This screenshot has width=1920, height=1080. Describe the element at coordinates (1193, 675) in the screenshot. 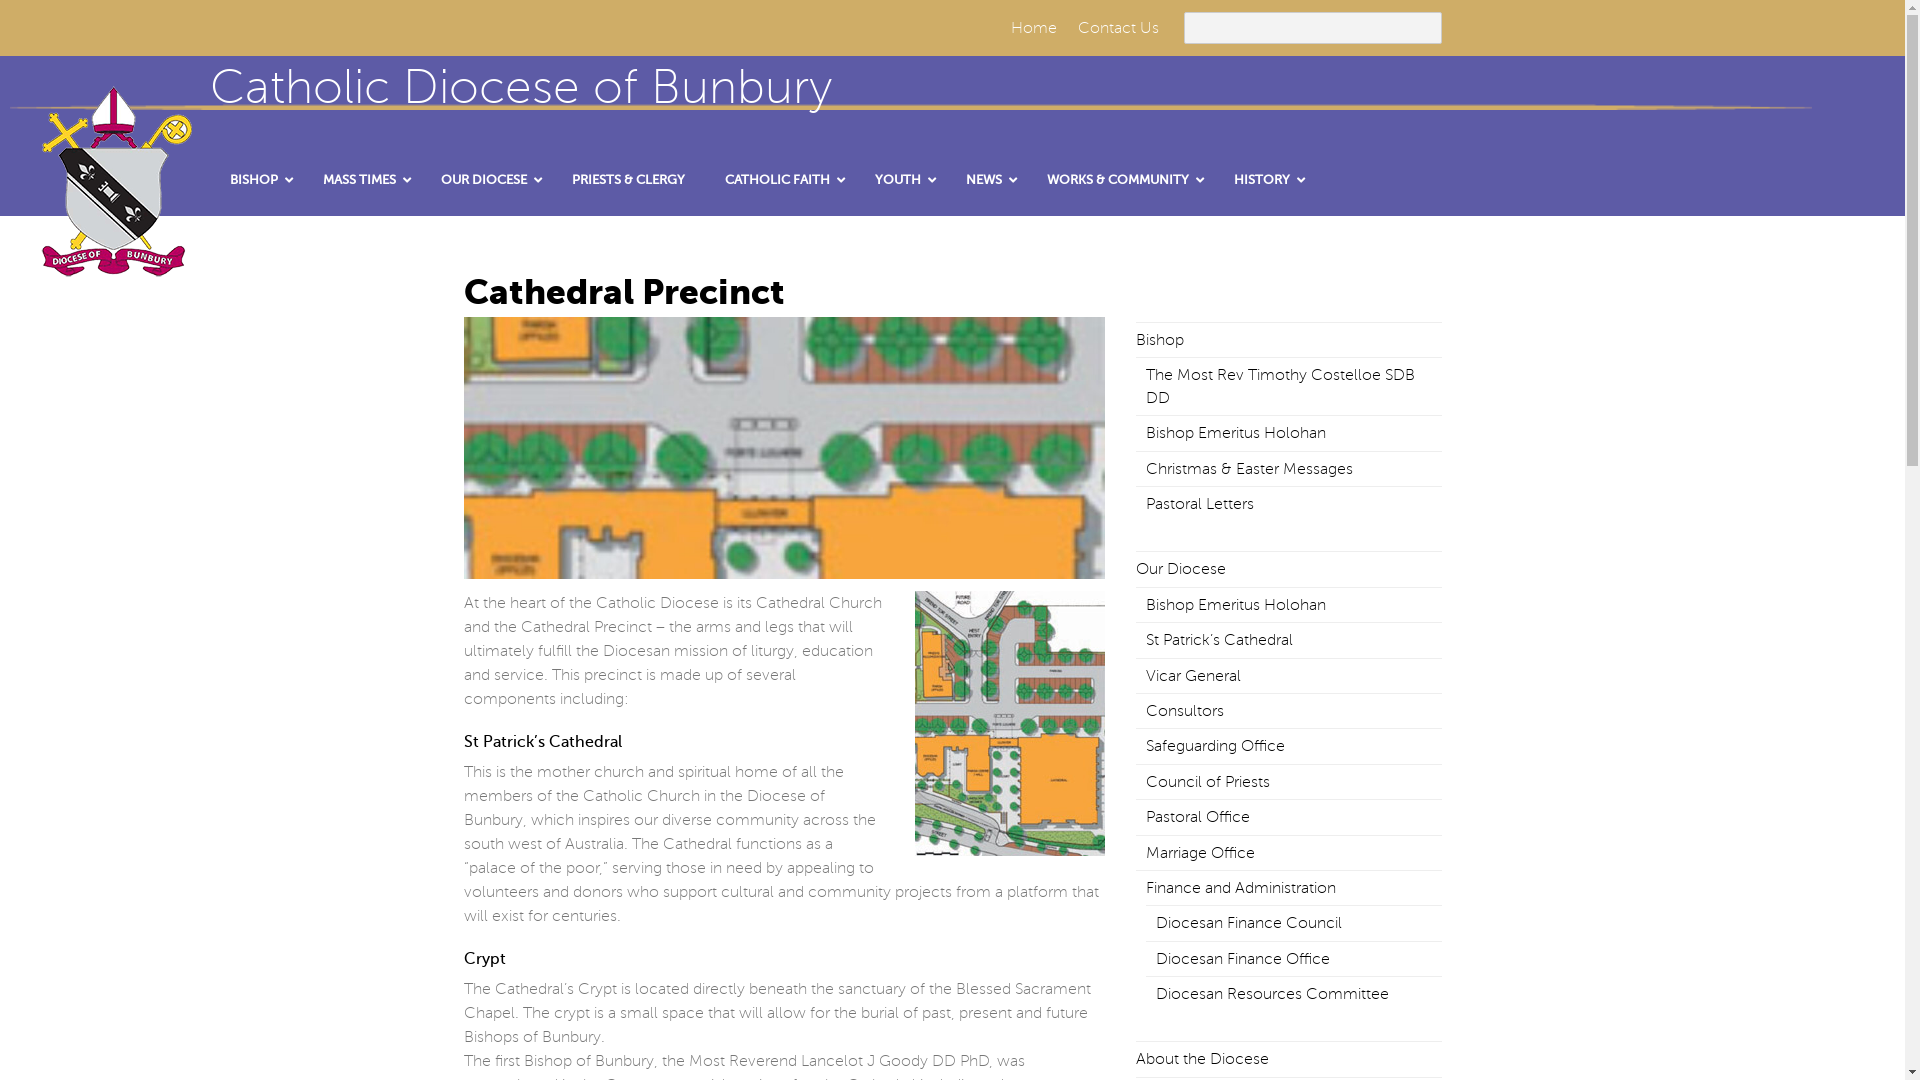

I see `'Vicar General'` at that location.